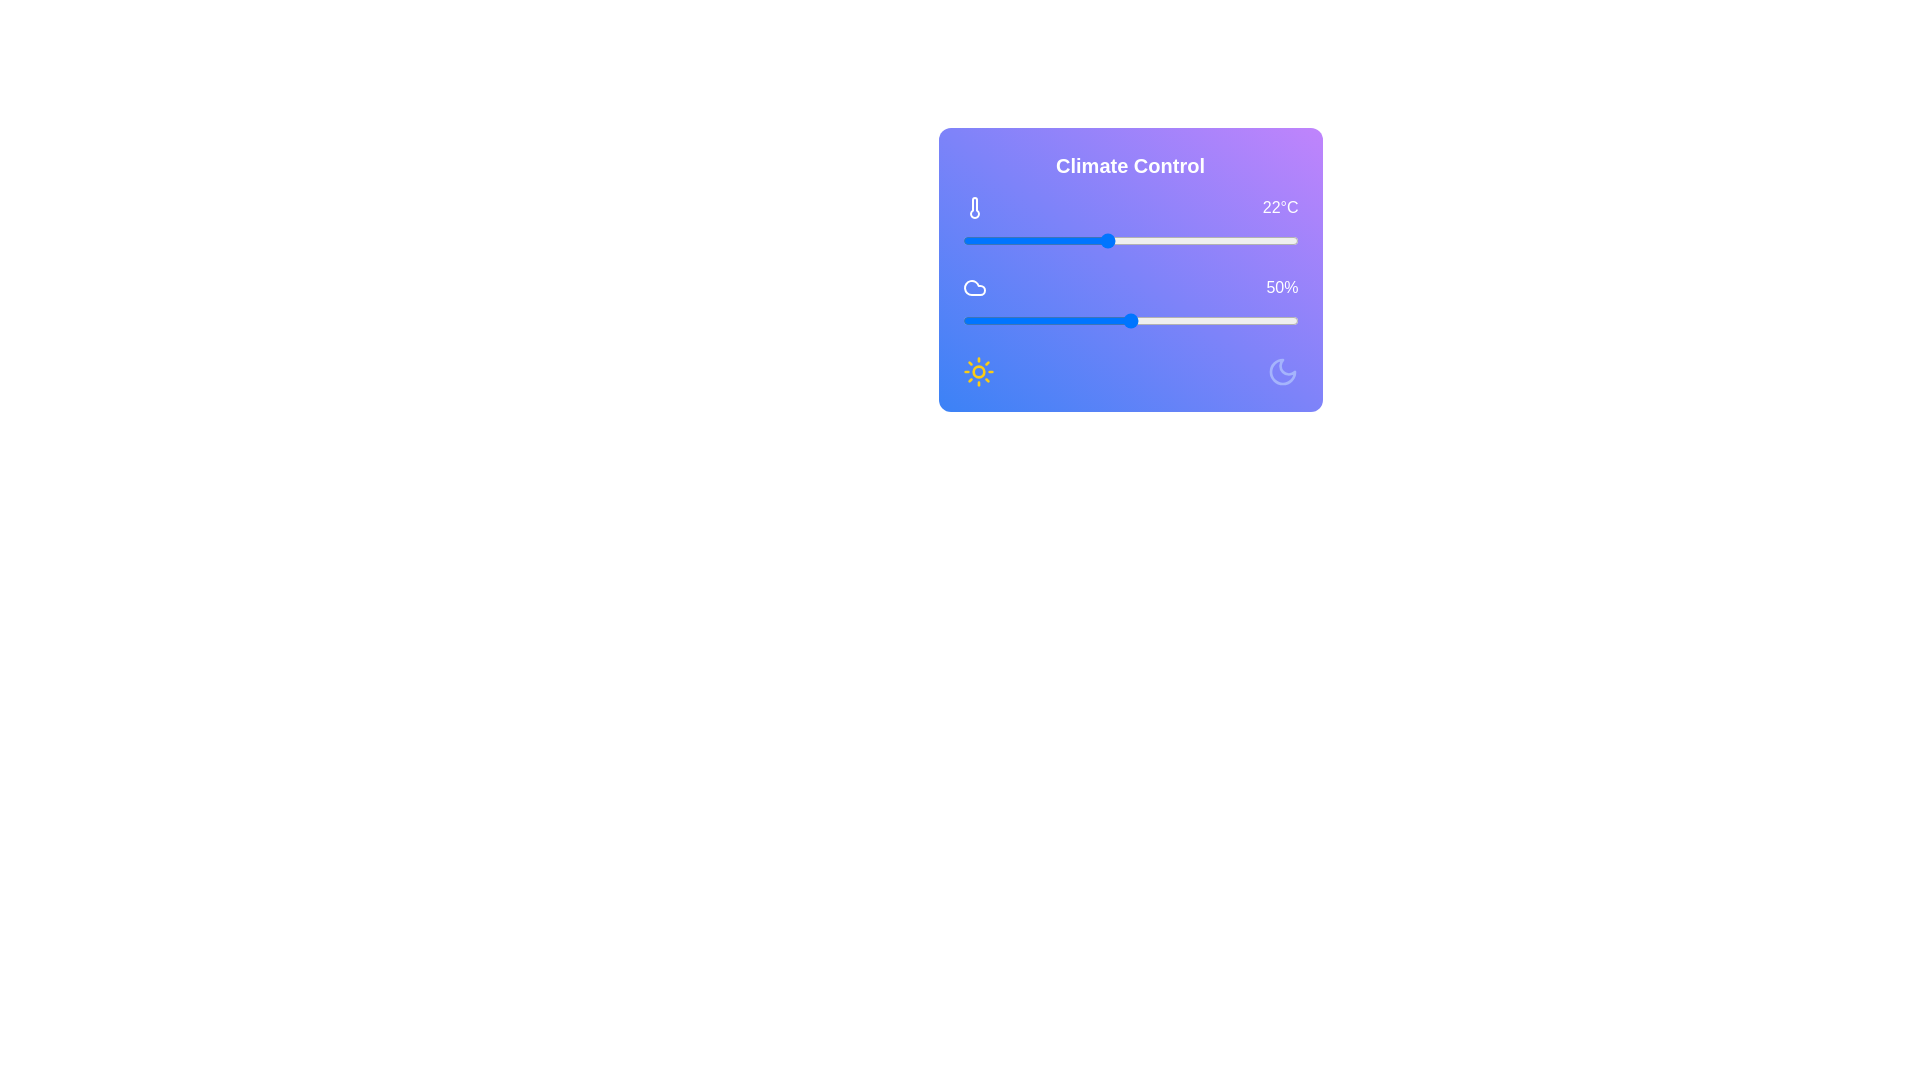 The height and width of the screenshot is (1080, 1920). I want to click on the moon-shaped icon in light indigo color located at the bottom-right corner of the 'Climate Control' card, so click(1282, 371).